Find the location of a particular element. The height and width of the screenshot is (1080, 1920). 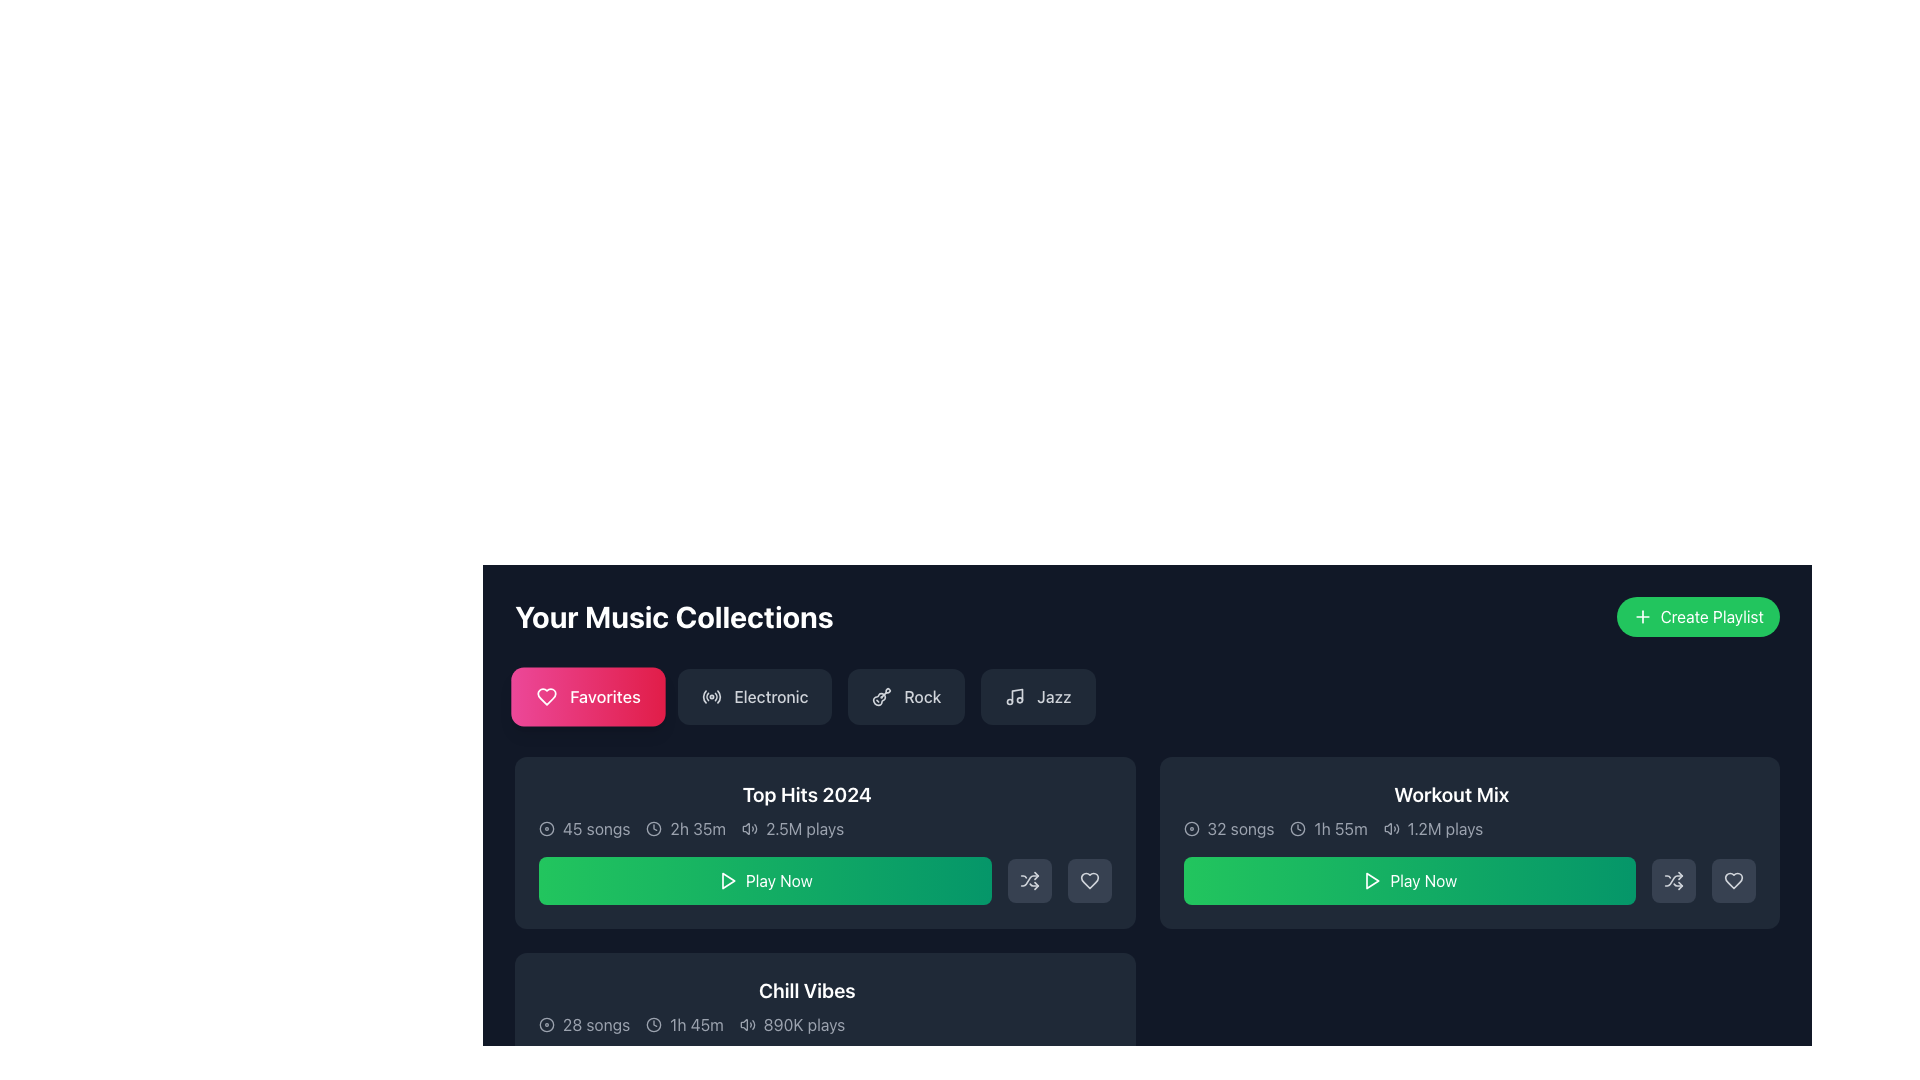

the clock icon located at the bottom left of the 'Chill Vibes' music collection card, which visually represents the duration of 1h 45m is located at coordinates (654, 1025).